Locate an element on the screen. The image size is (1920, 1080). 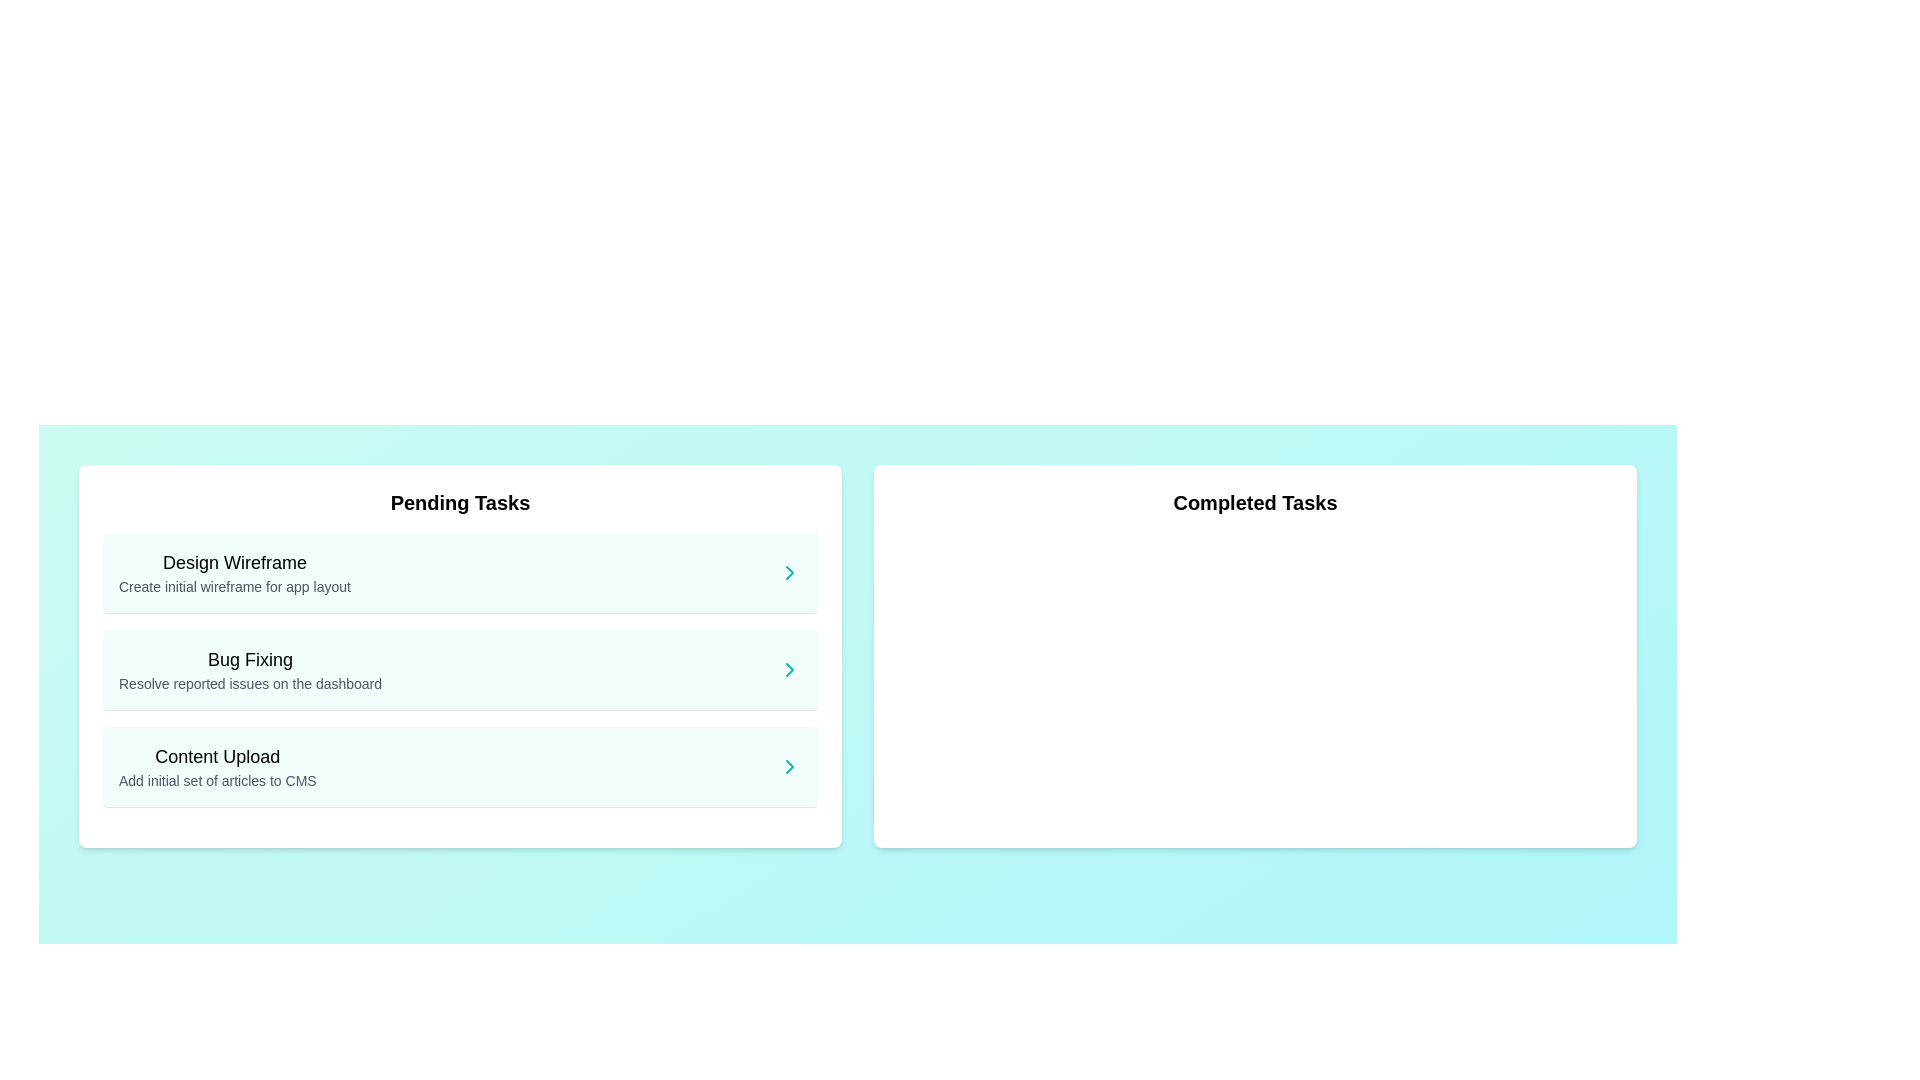
the interactive icon button located in the bottom-right corner of the 'Content Upload' card under 'Pending Tasks' is located at coordinates (789, 766).